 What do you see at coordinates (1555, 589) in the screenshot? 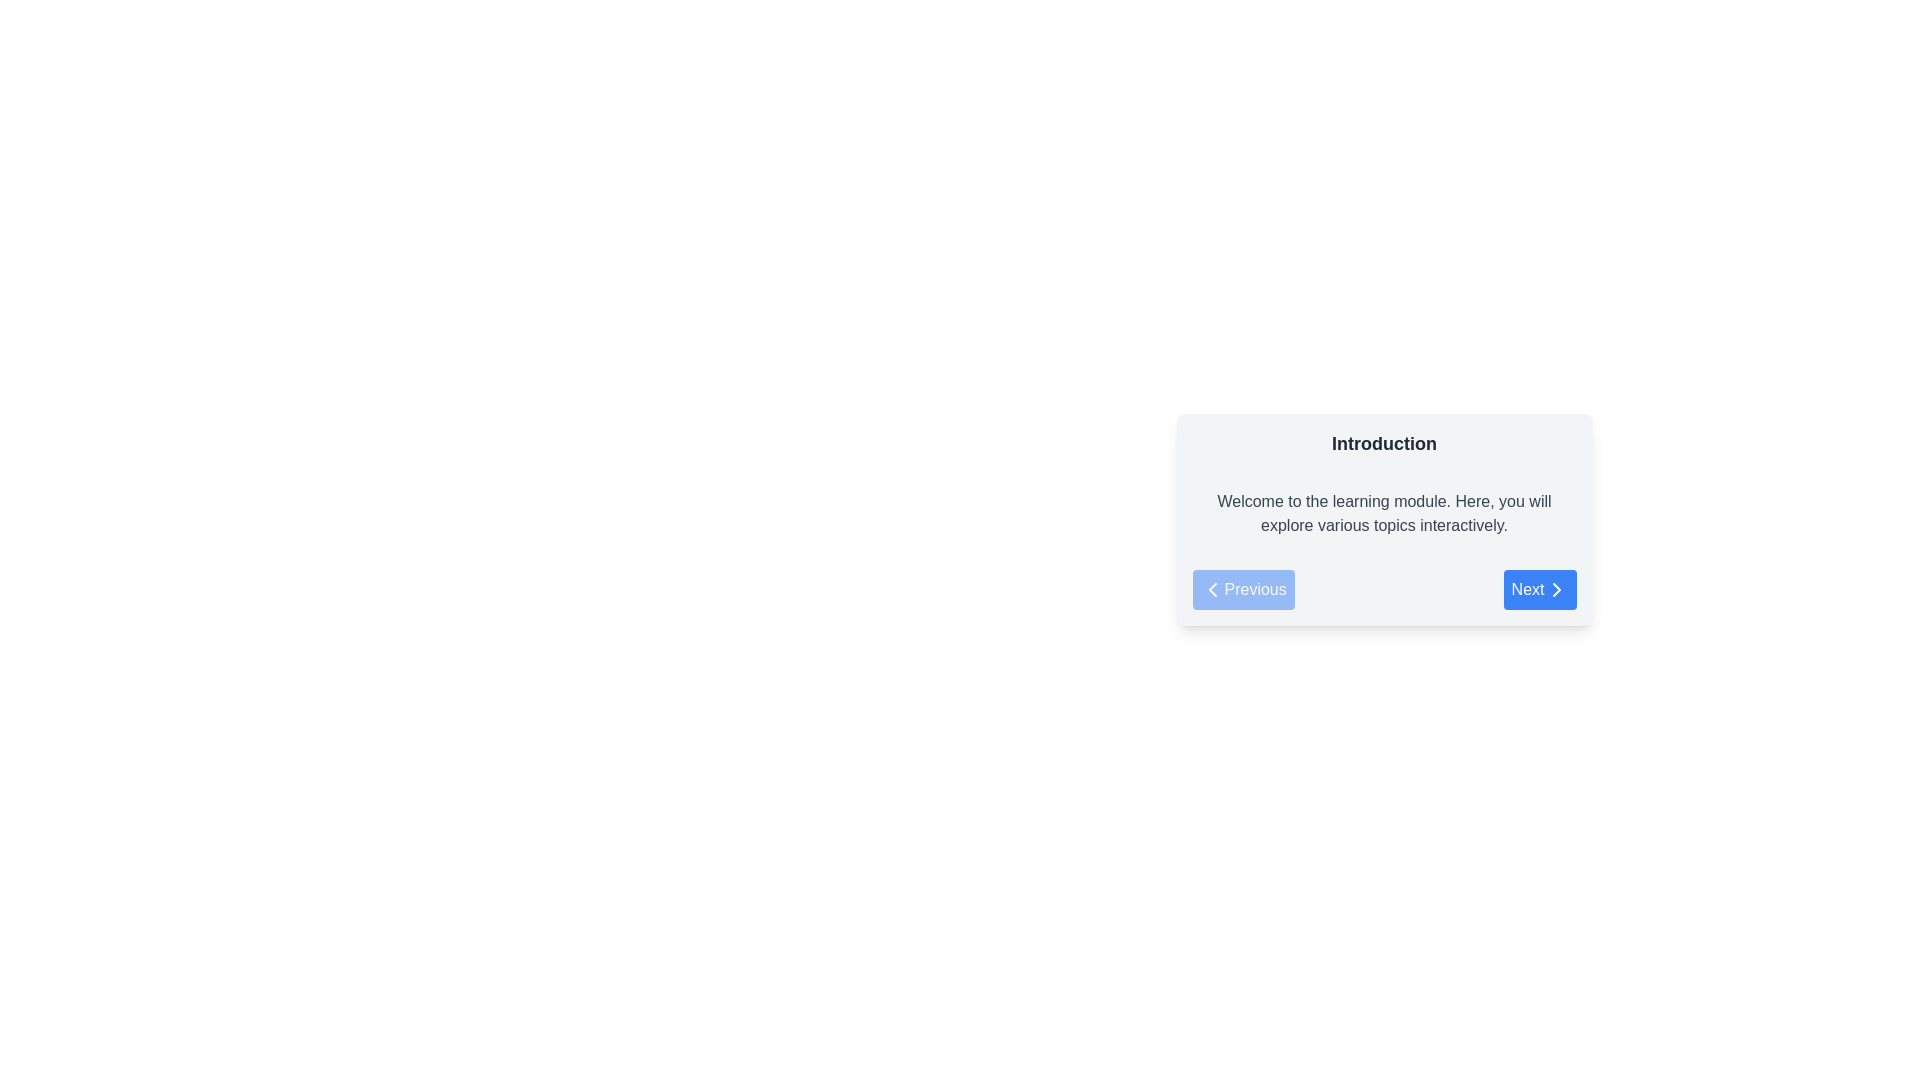
I see `the rightward-pointing chevron arrow icon within the blue 'Next' button located at the bottom-right of the card` at bounding box center [1555, 589].